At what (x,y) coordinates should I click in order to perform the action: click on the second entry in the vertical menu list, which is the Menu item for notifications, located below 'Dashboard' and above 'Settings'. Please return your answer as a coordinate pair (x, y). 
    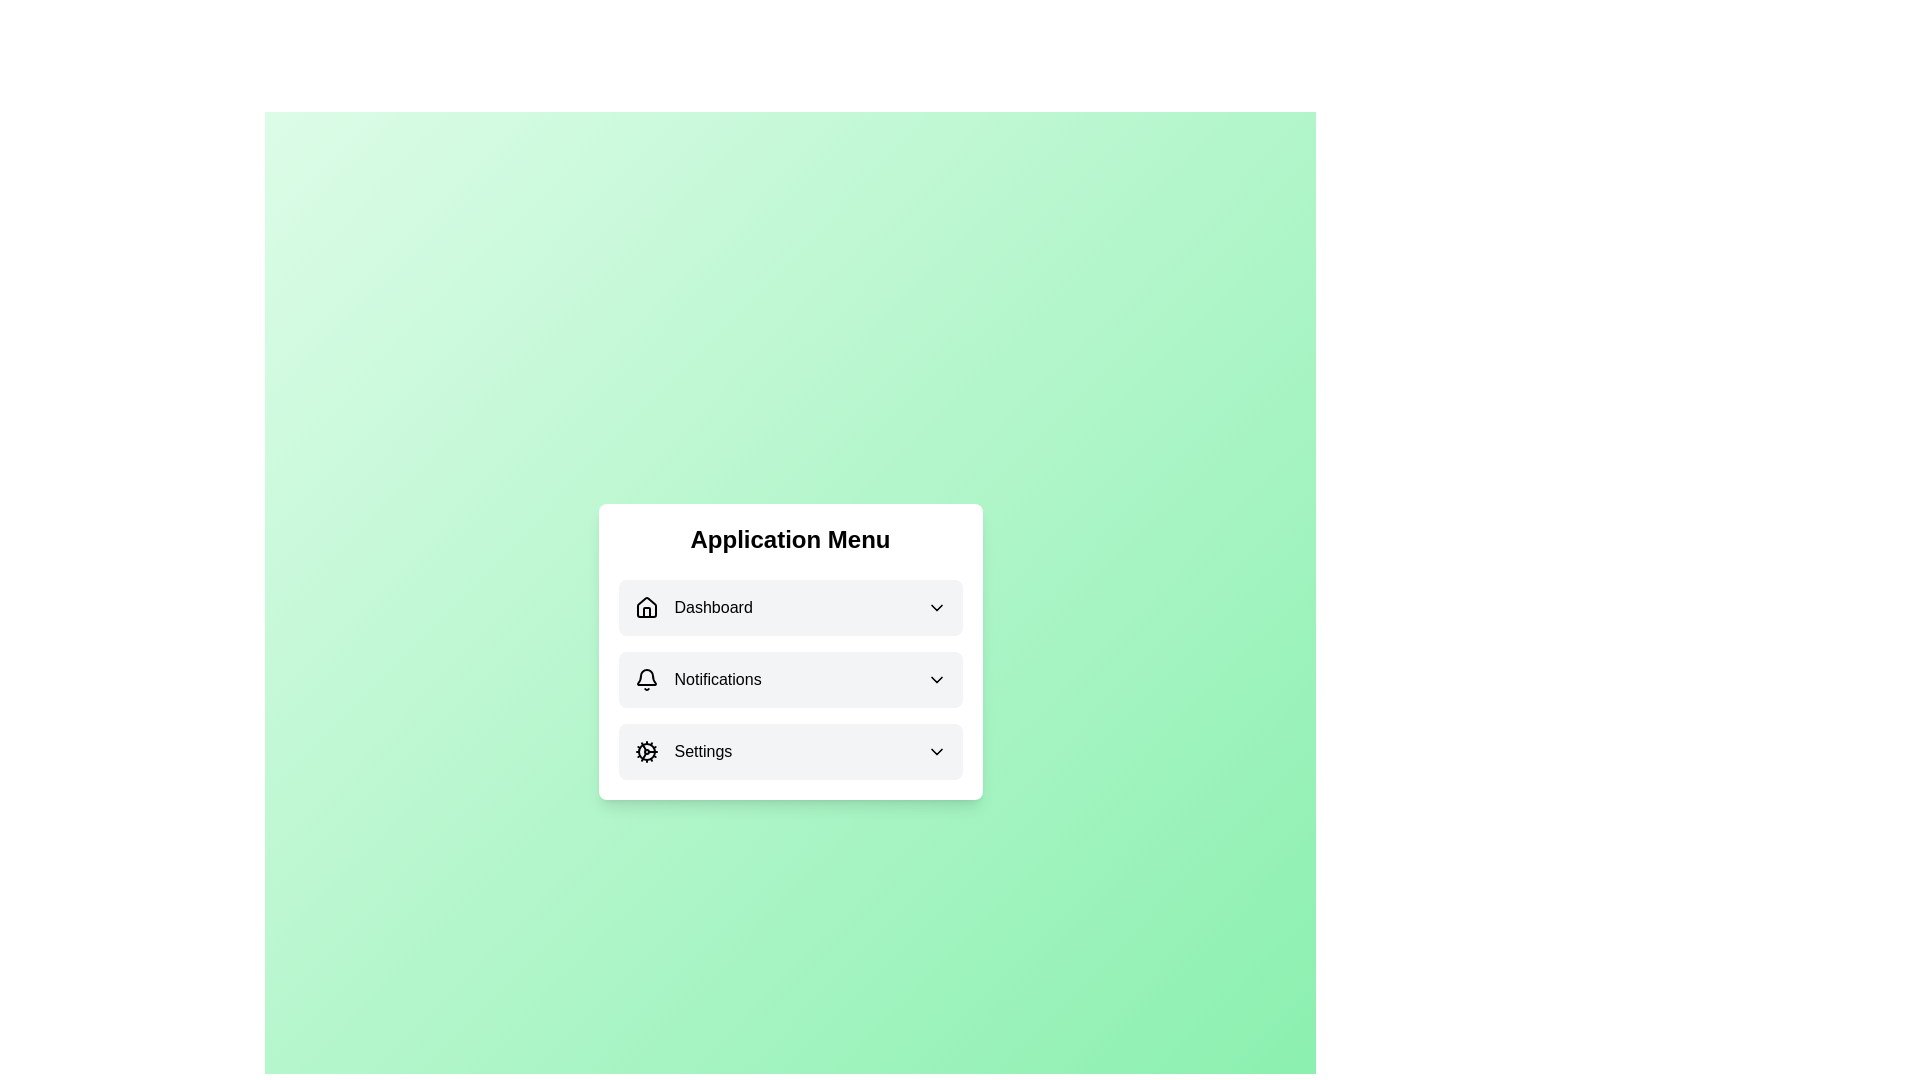
    Looking at the image, I should click on (698, 678).